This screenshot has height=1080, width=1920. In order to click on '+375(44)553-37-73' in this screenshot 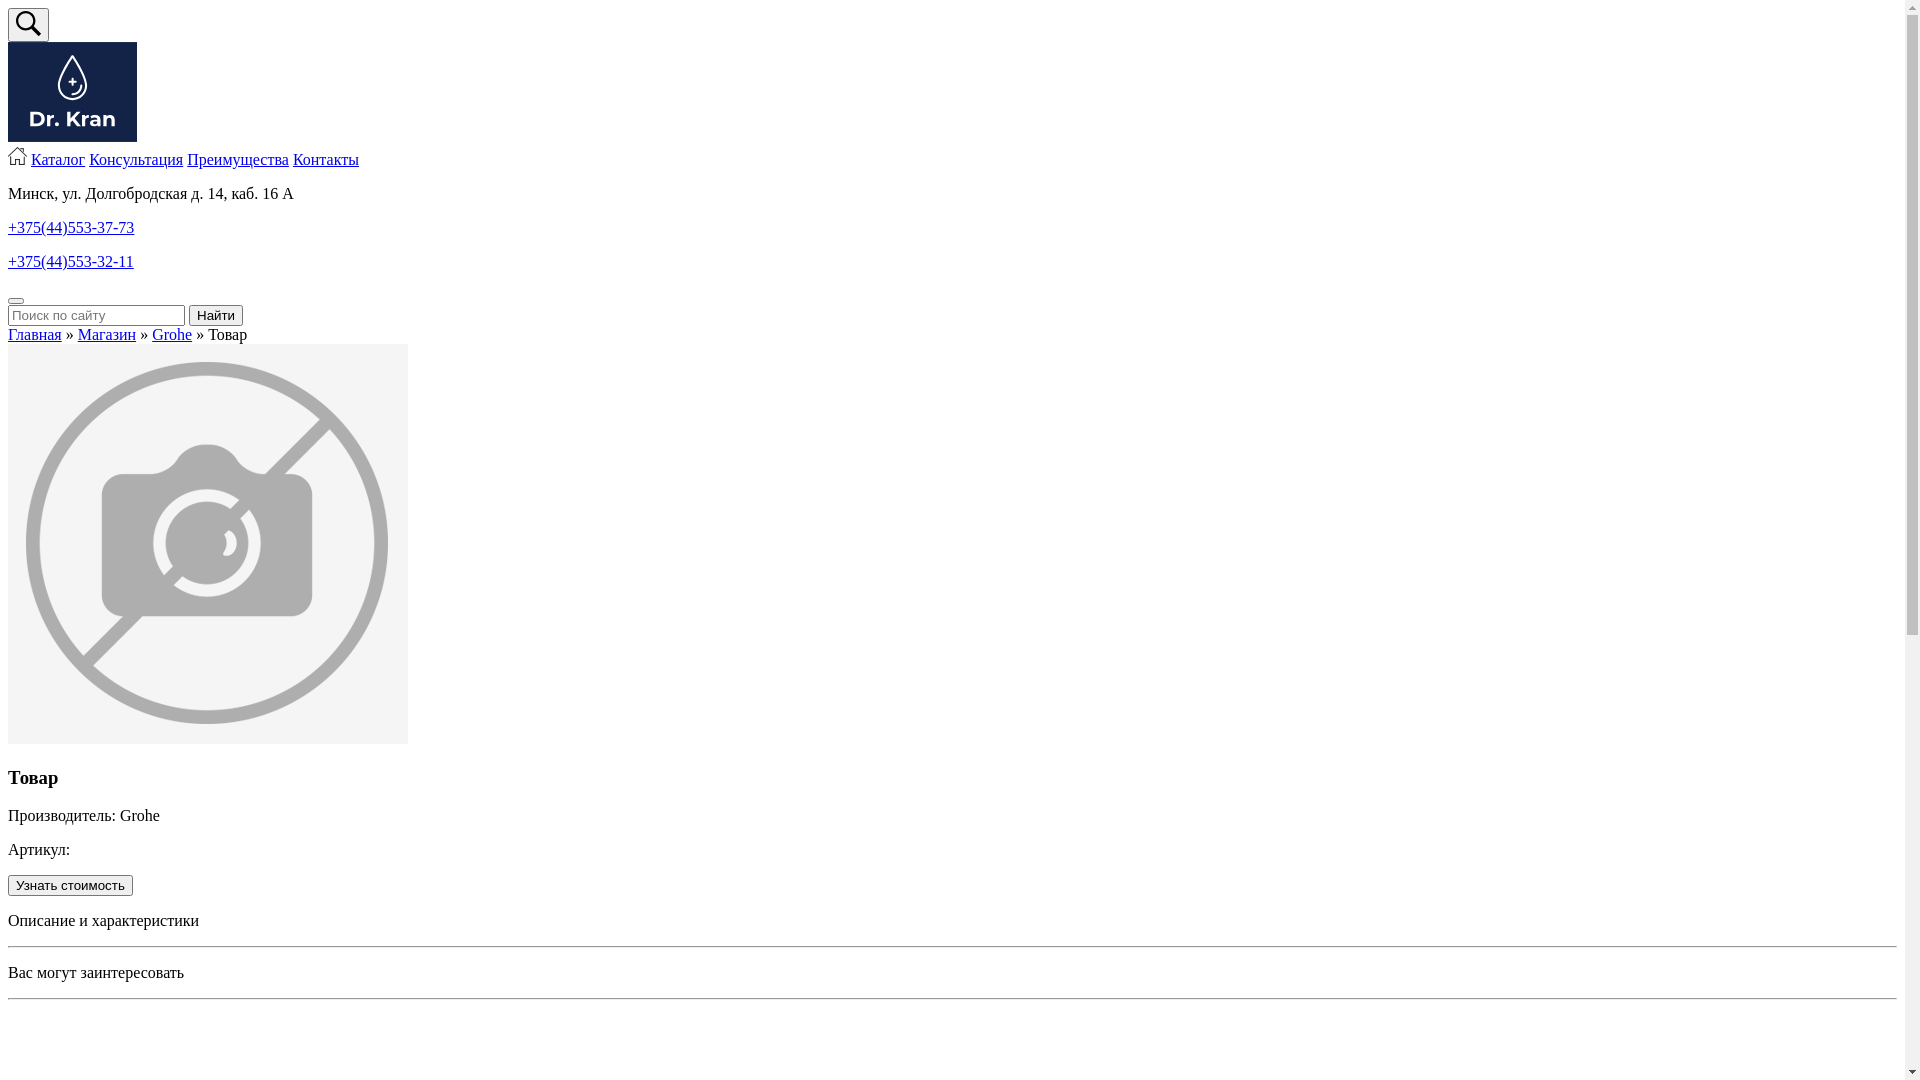, I will do `click(71, 226)`.